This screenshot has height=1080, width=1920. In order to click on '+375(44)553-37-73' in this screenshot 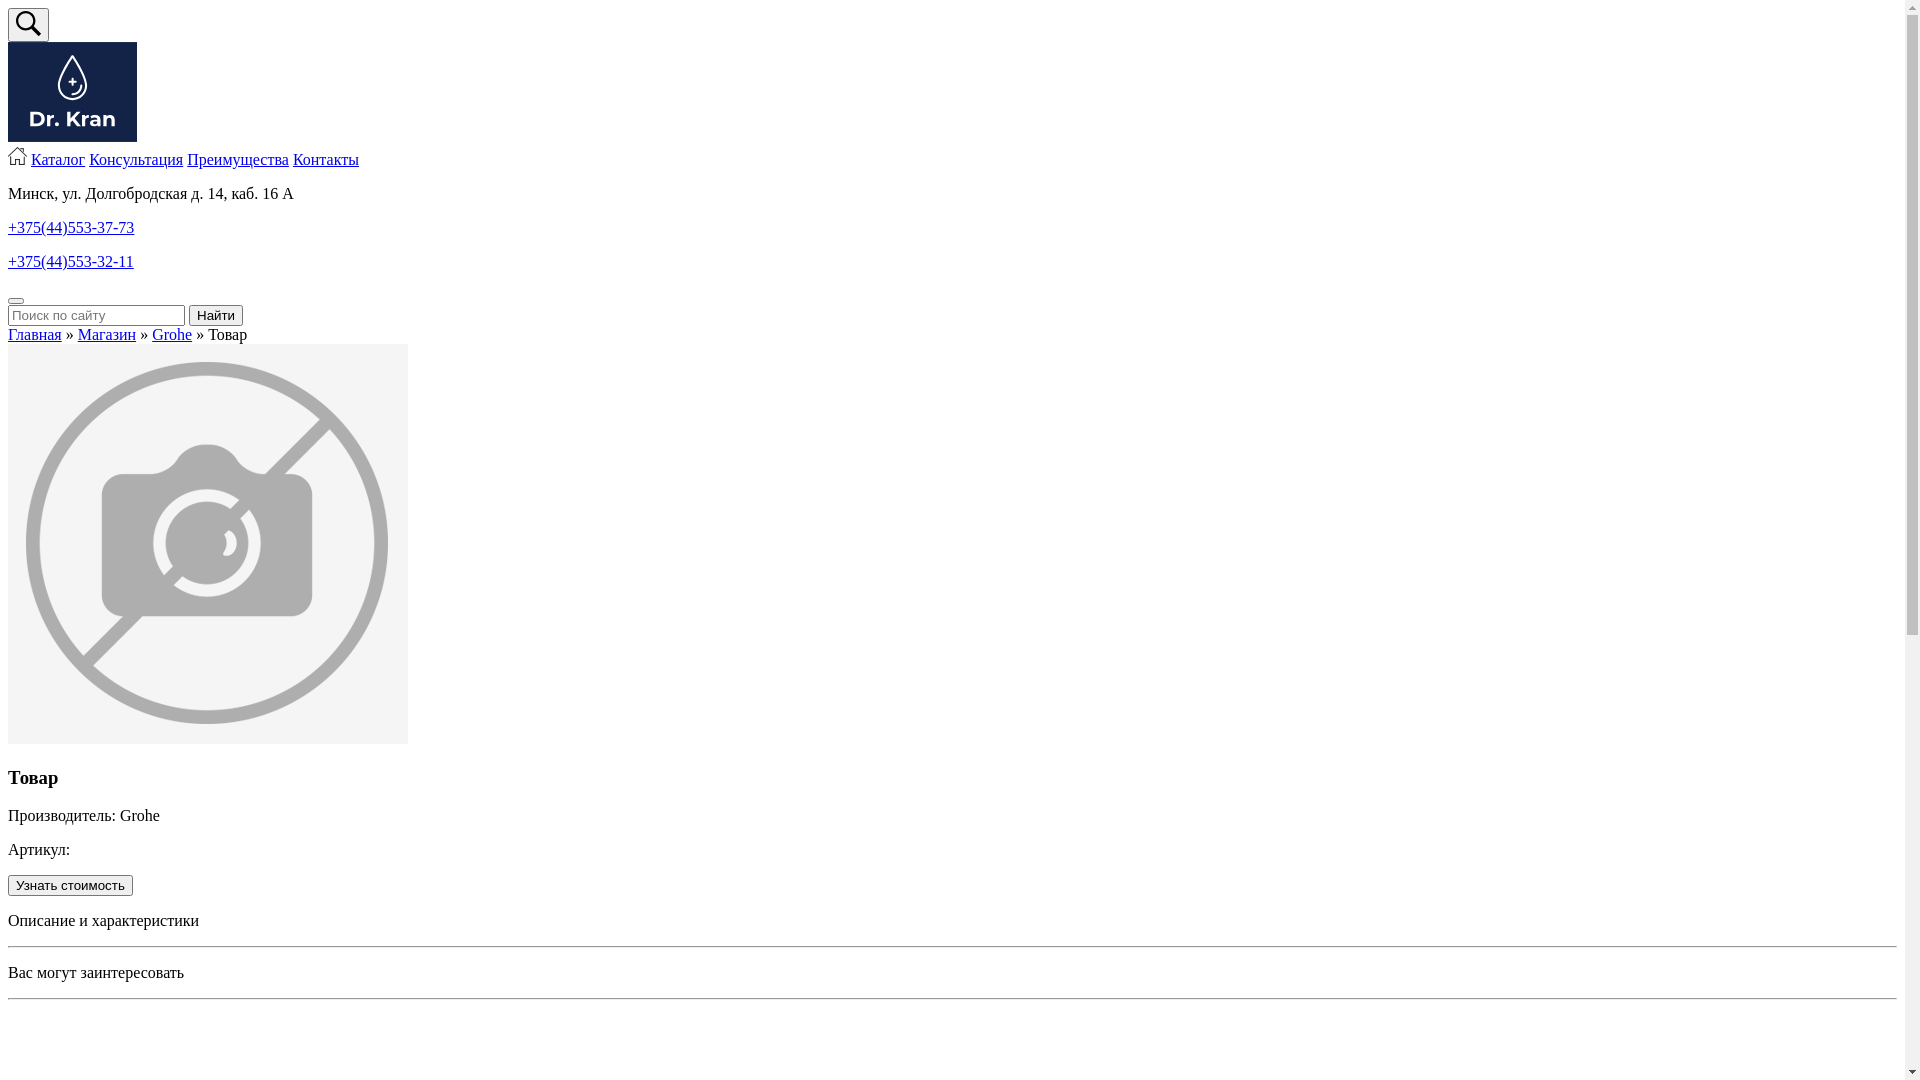, I will do `click(71, 226)`.